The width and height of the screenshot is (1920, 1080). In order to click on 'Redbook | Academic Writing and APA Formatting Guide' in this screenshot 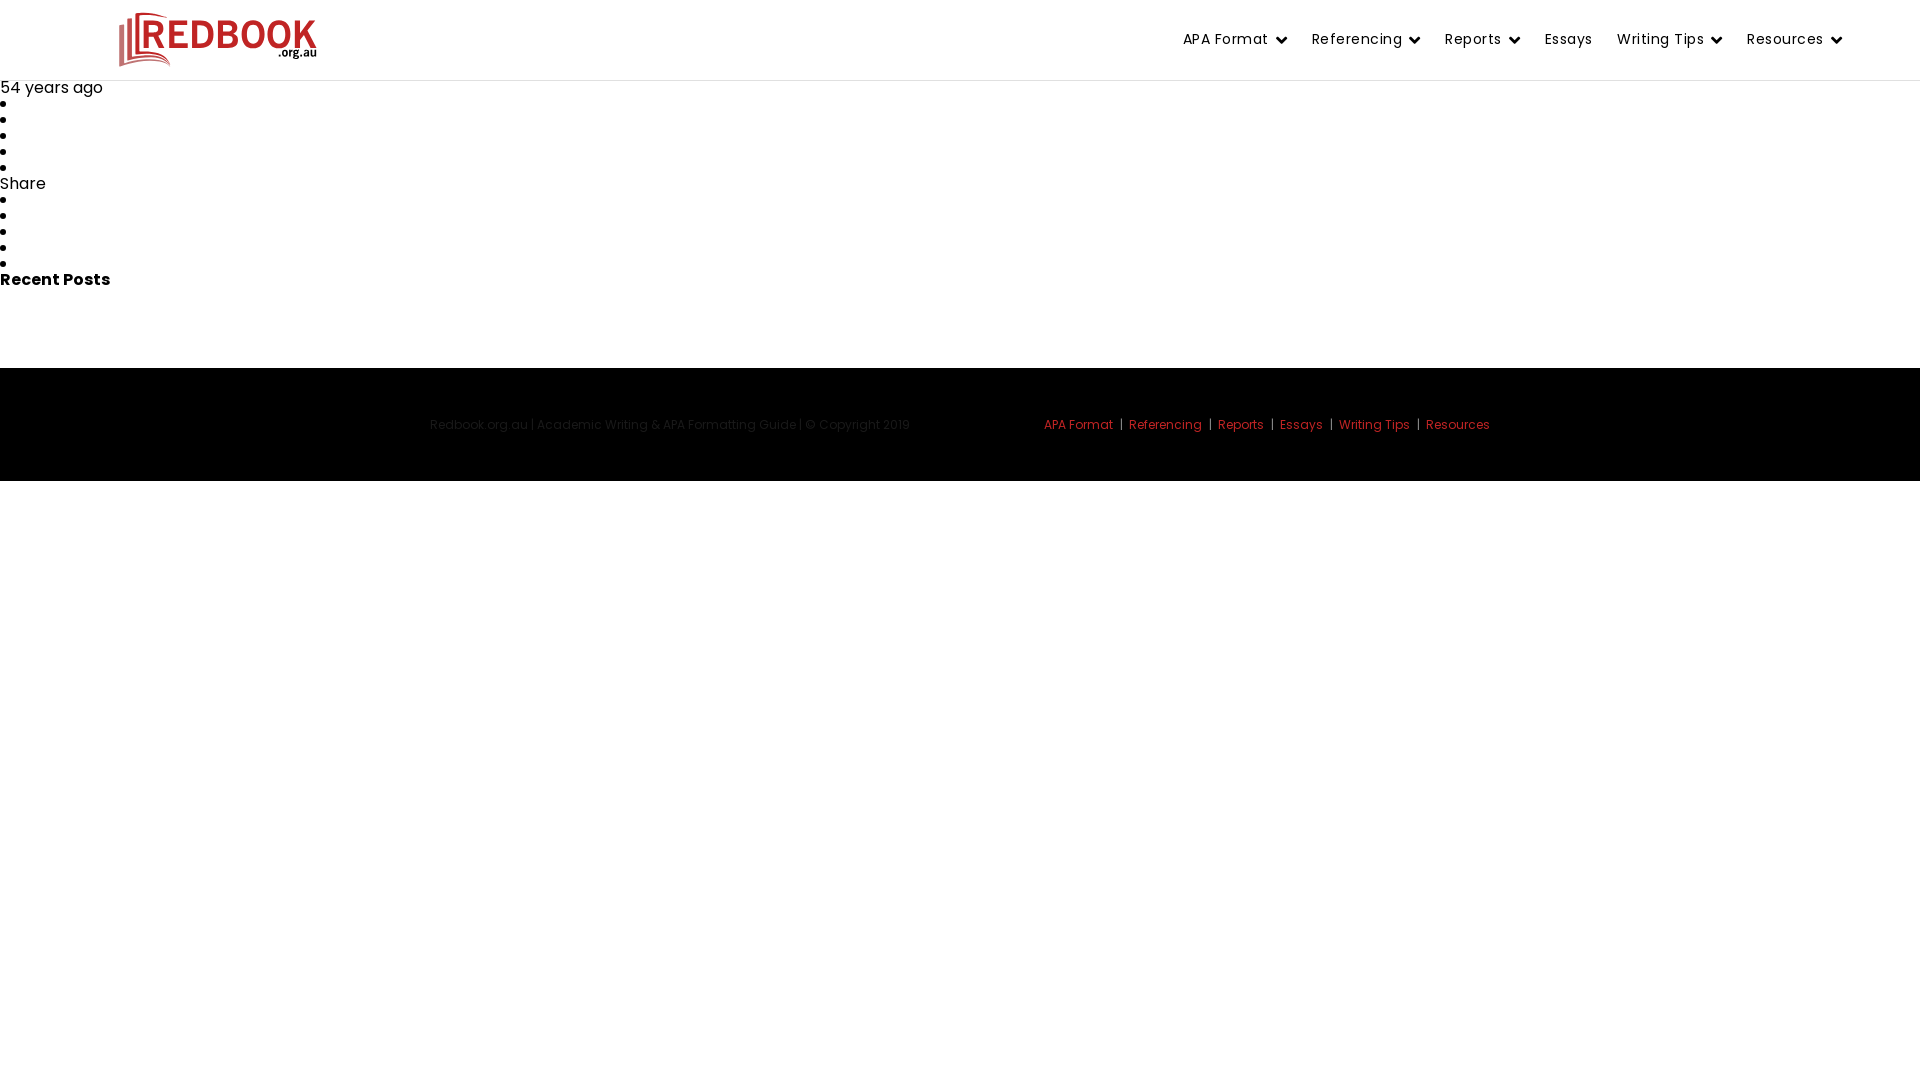, I will do `click(217, 40)`.